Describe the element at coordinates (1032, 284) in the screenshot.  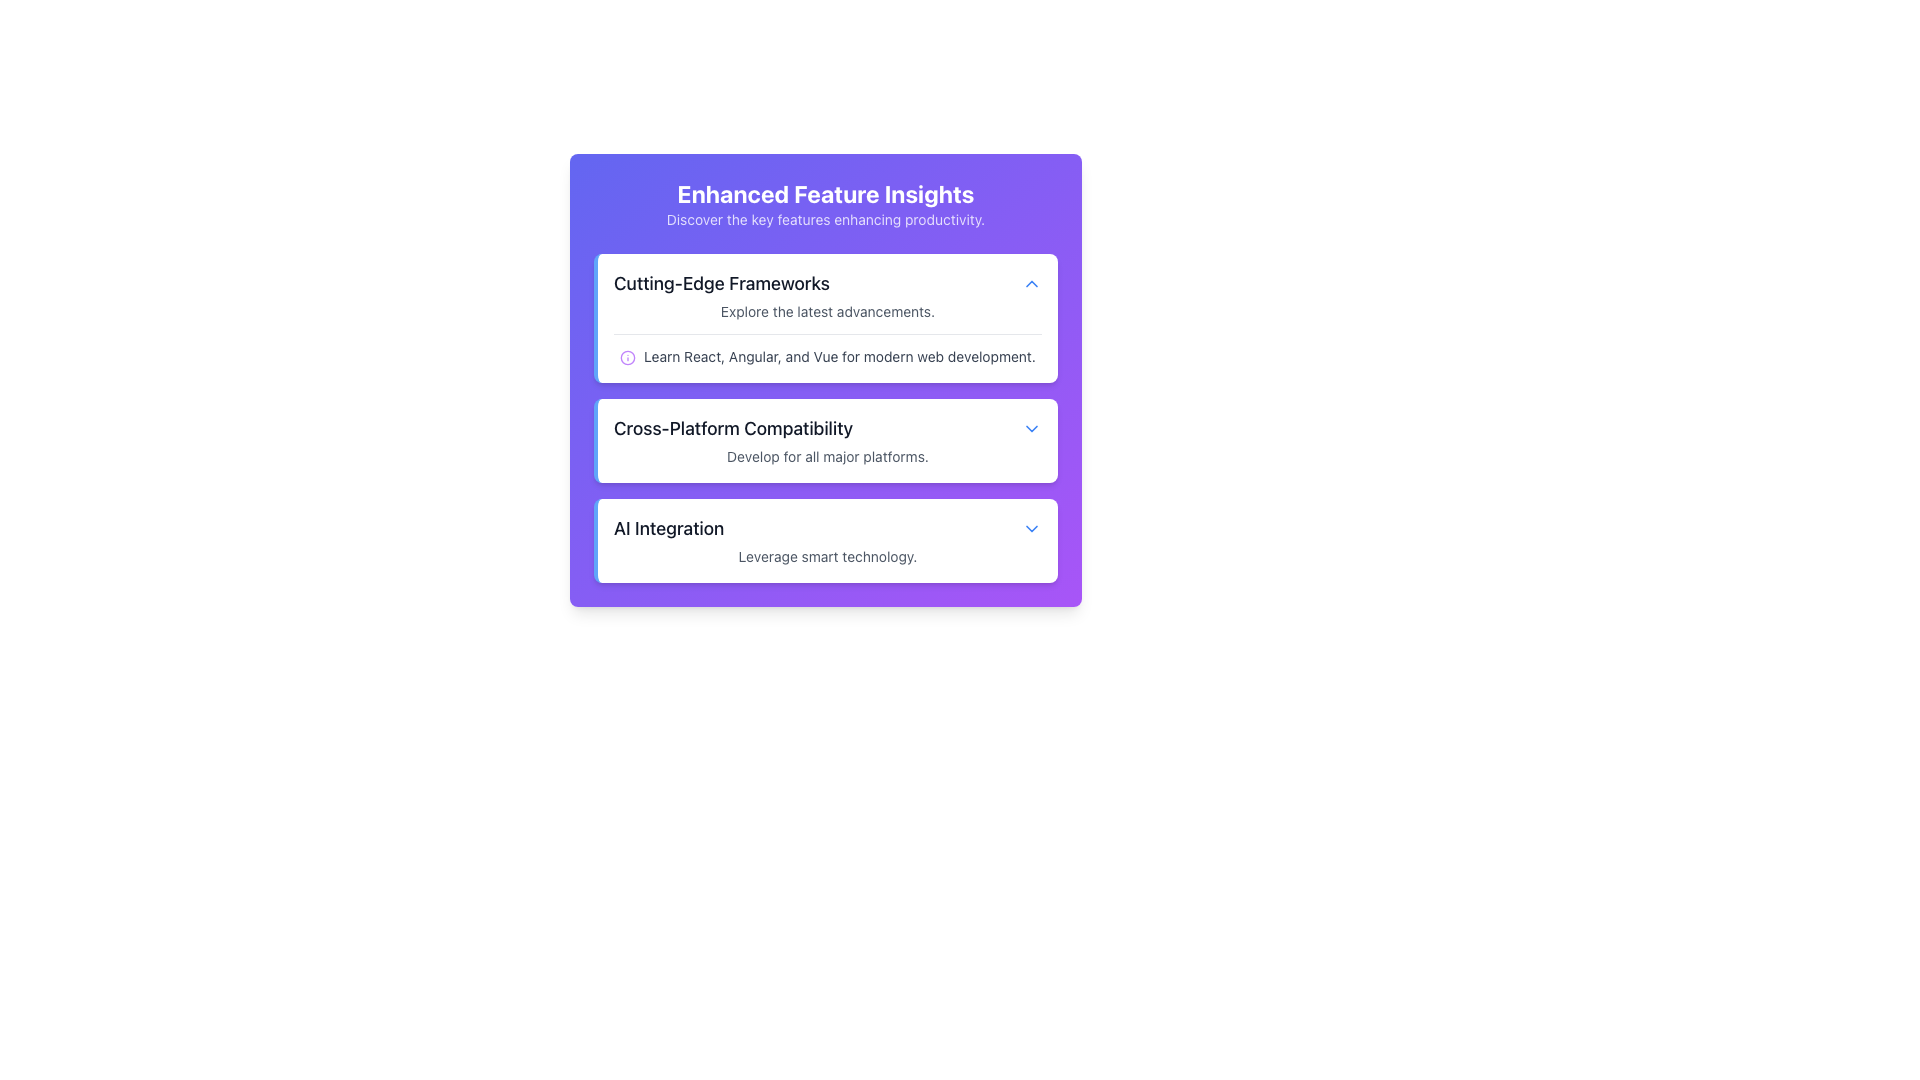
I see `the Chevron Icon located on the right side of the 'Cutting-Edge Frameworks' section` at that location.